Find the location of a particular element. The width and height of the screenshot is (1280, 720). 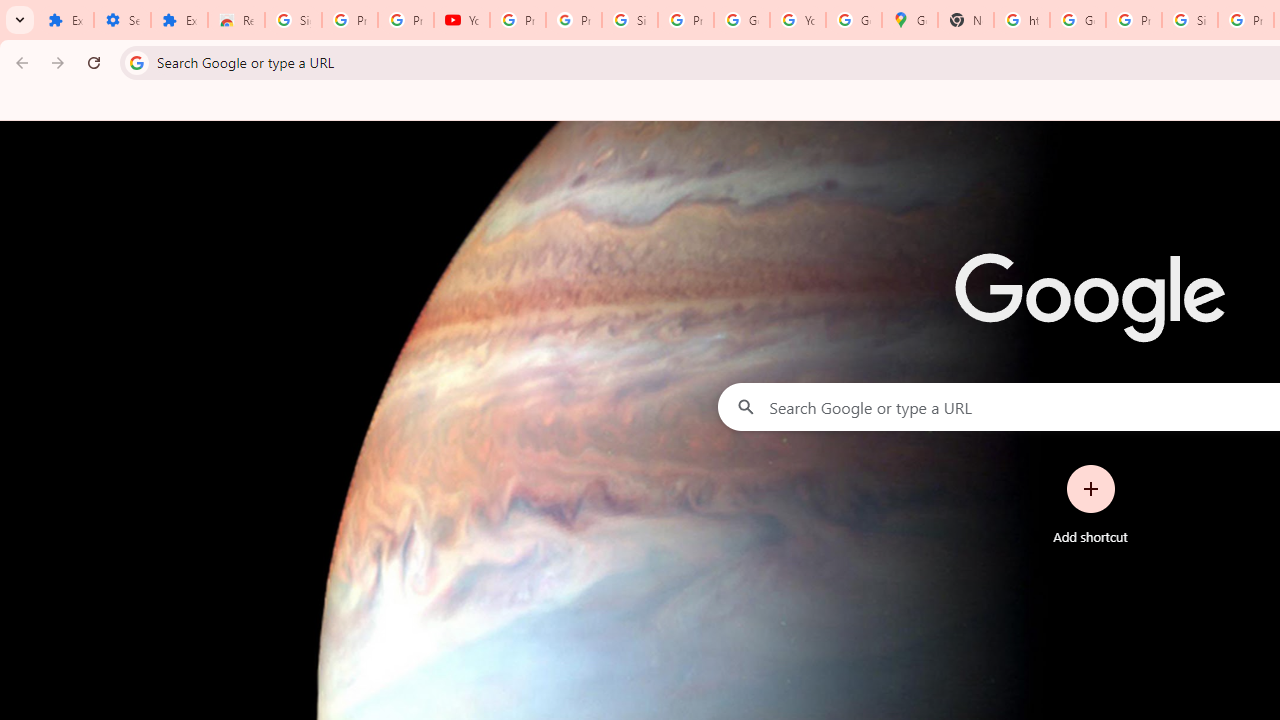

'Add shortcut' is located at coordinates (1089, 504).